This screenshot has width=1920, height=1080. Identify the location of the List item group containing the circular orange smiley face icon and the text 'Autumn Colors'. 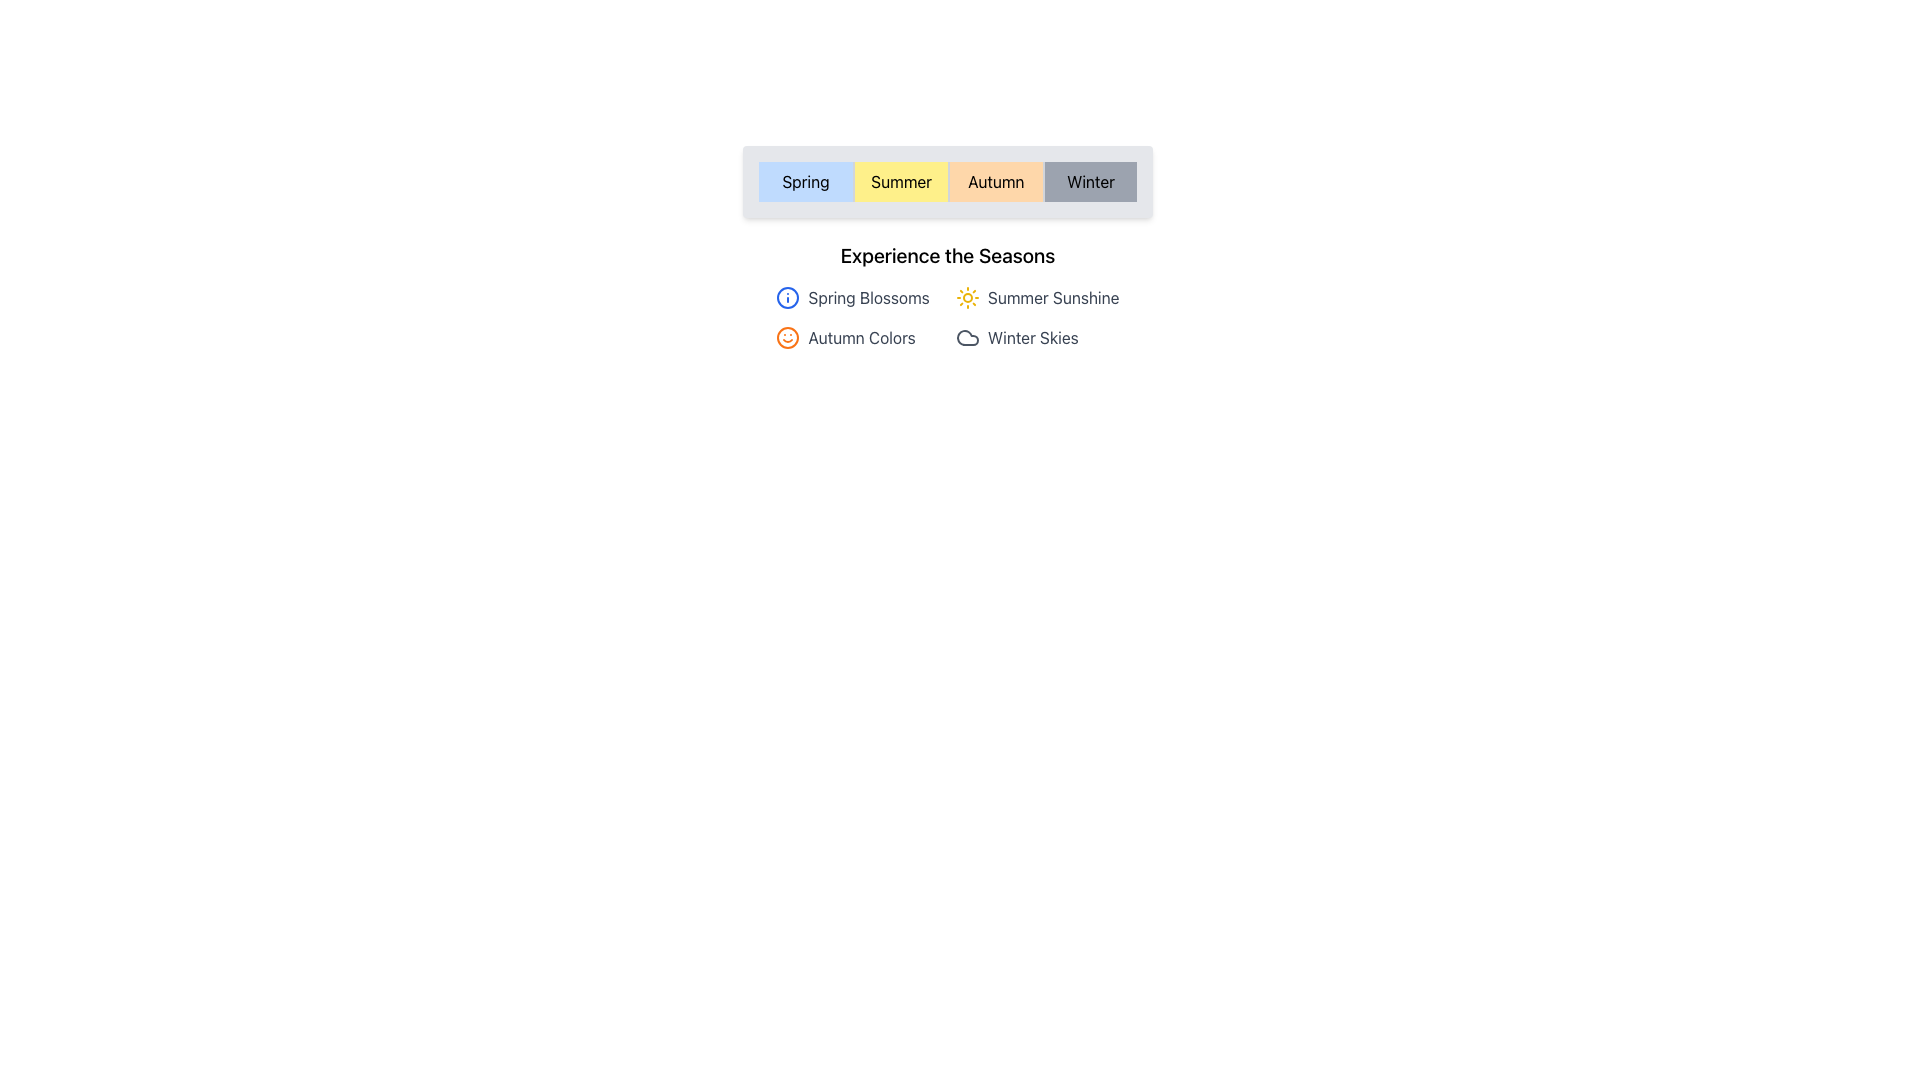
(858, 337).